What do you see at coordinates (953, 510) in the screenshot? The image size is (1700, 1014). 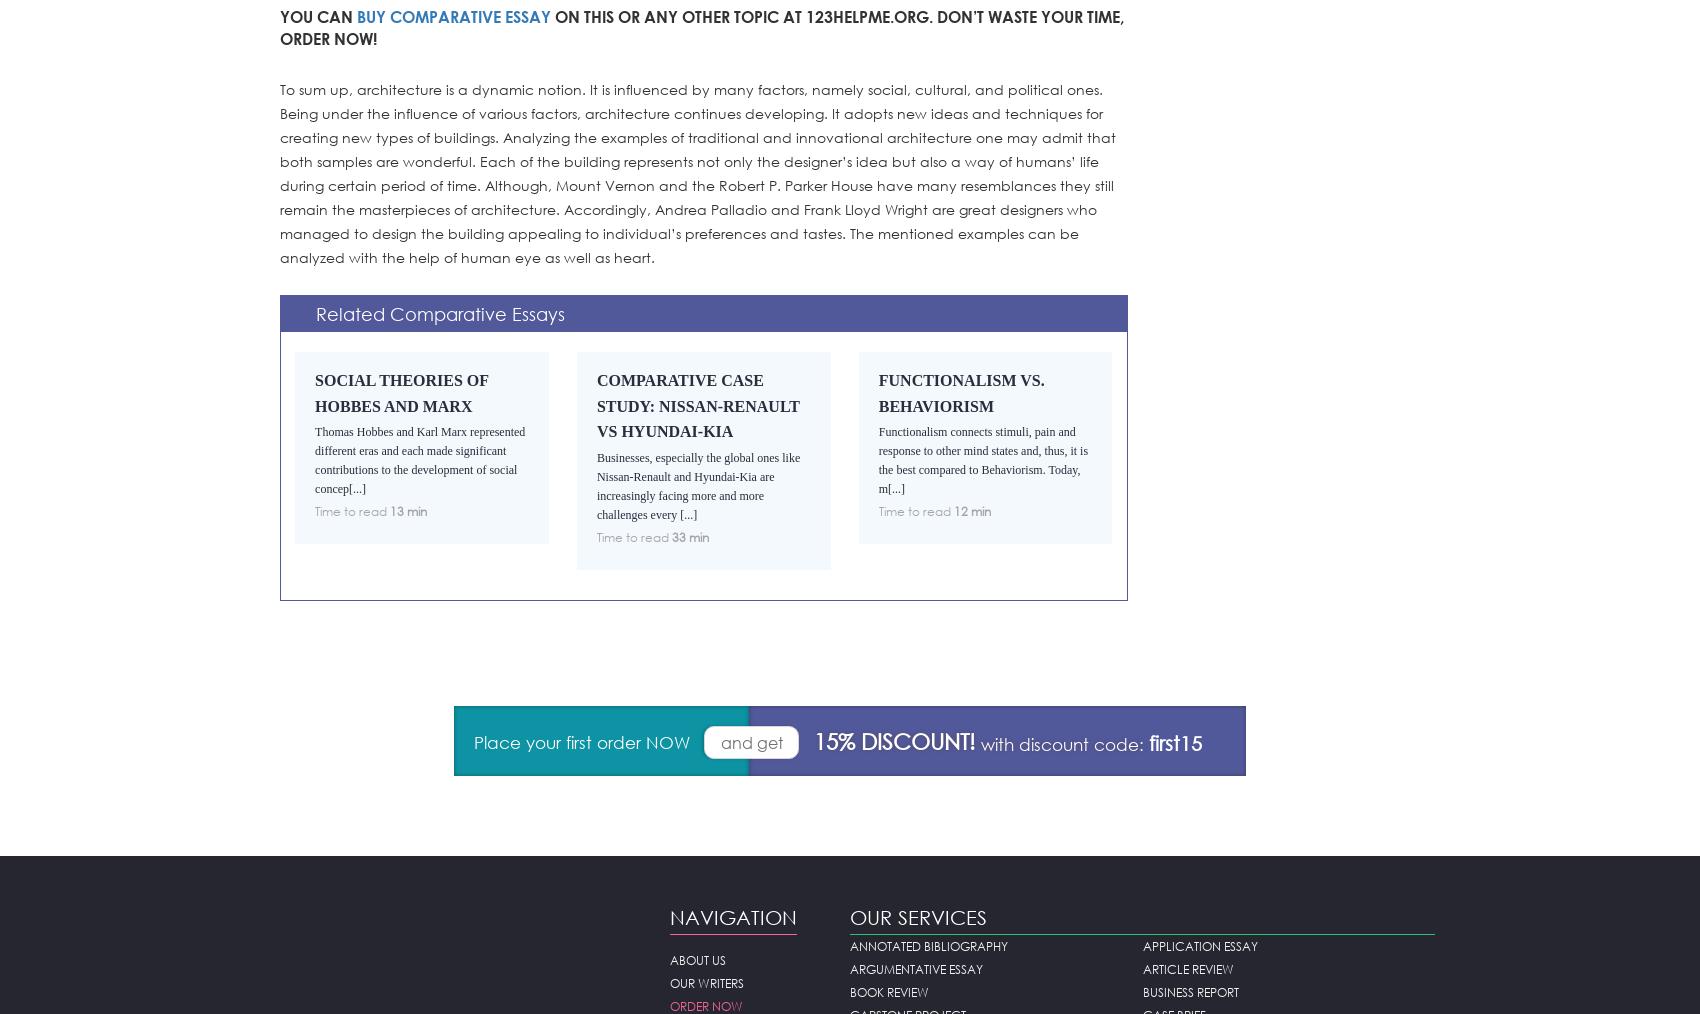 I see `'12 min'` at bounding box center [953, 510].